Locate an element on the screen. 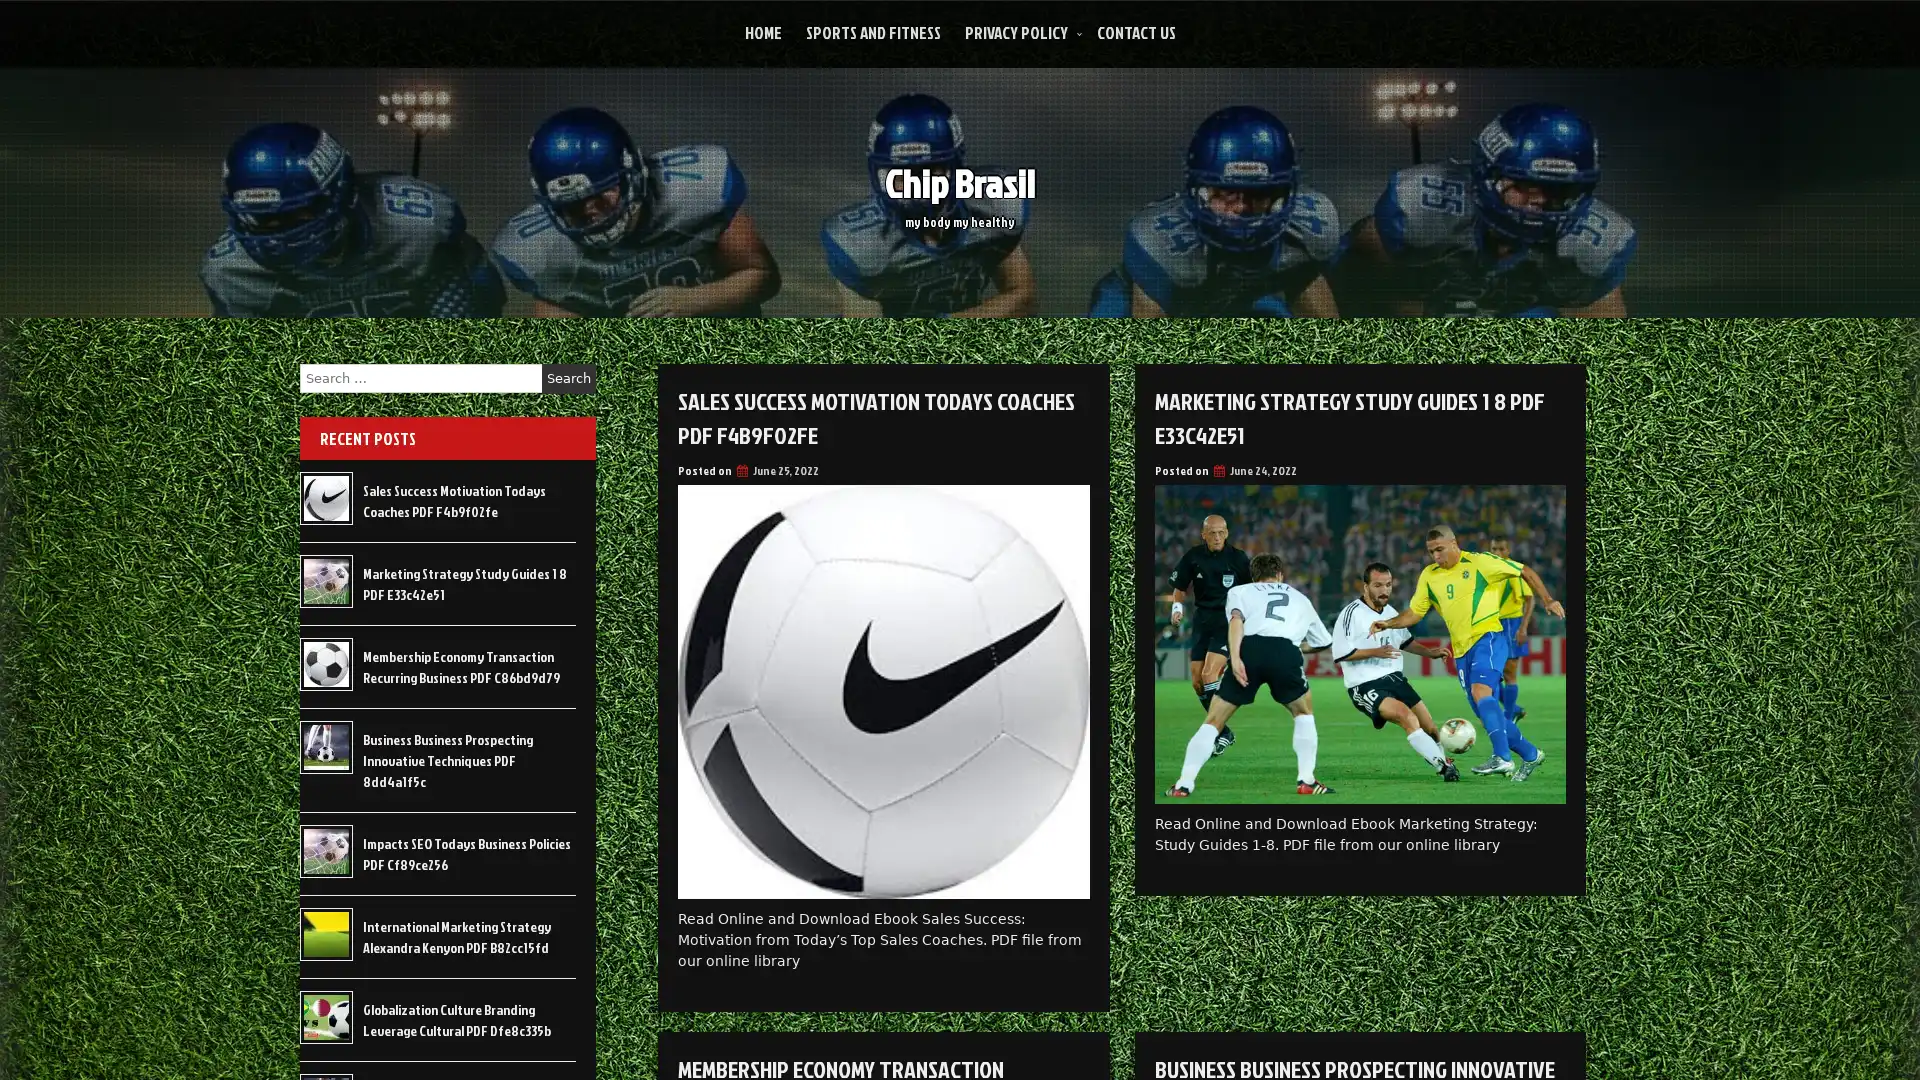 Image resolution: width=1920 pixels, height=1080 pixels. Search is located at coordinates (568, 378).